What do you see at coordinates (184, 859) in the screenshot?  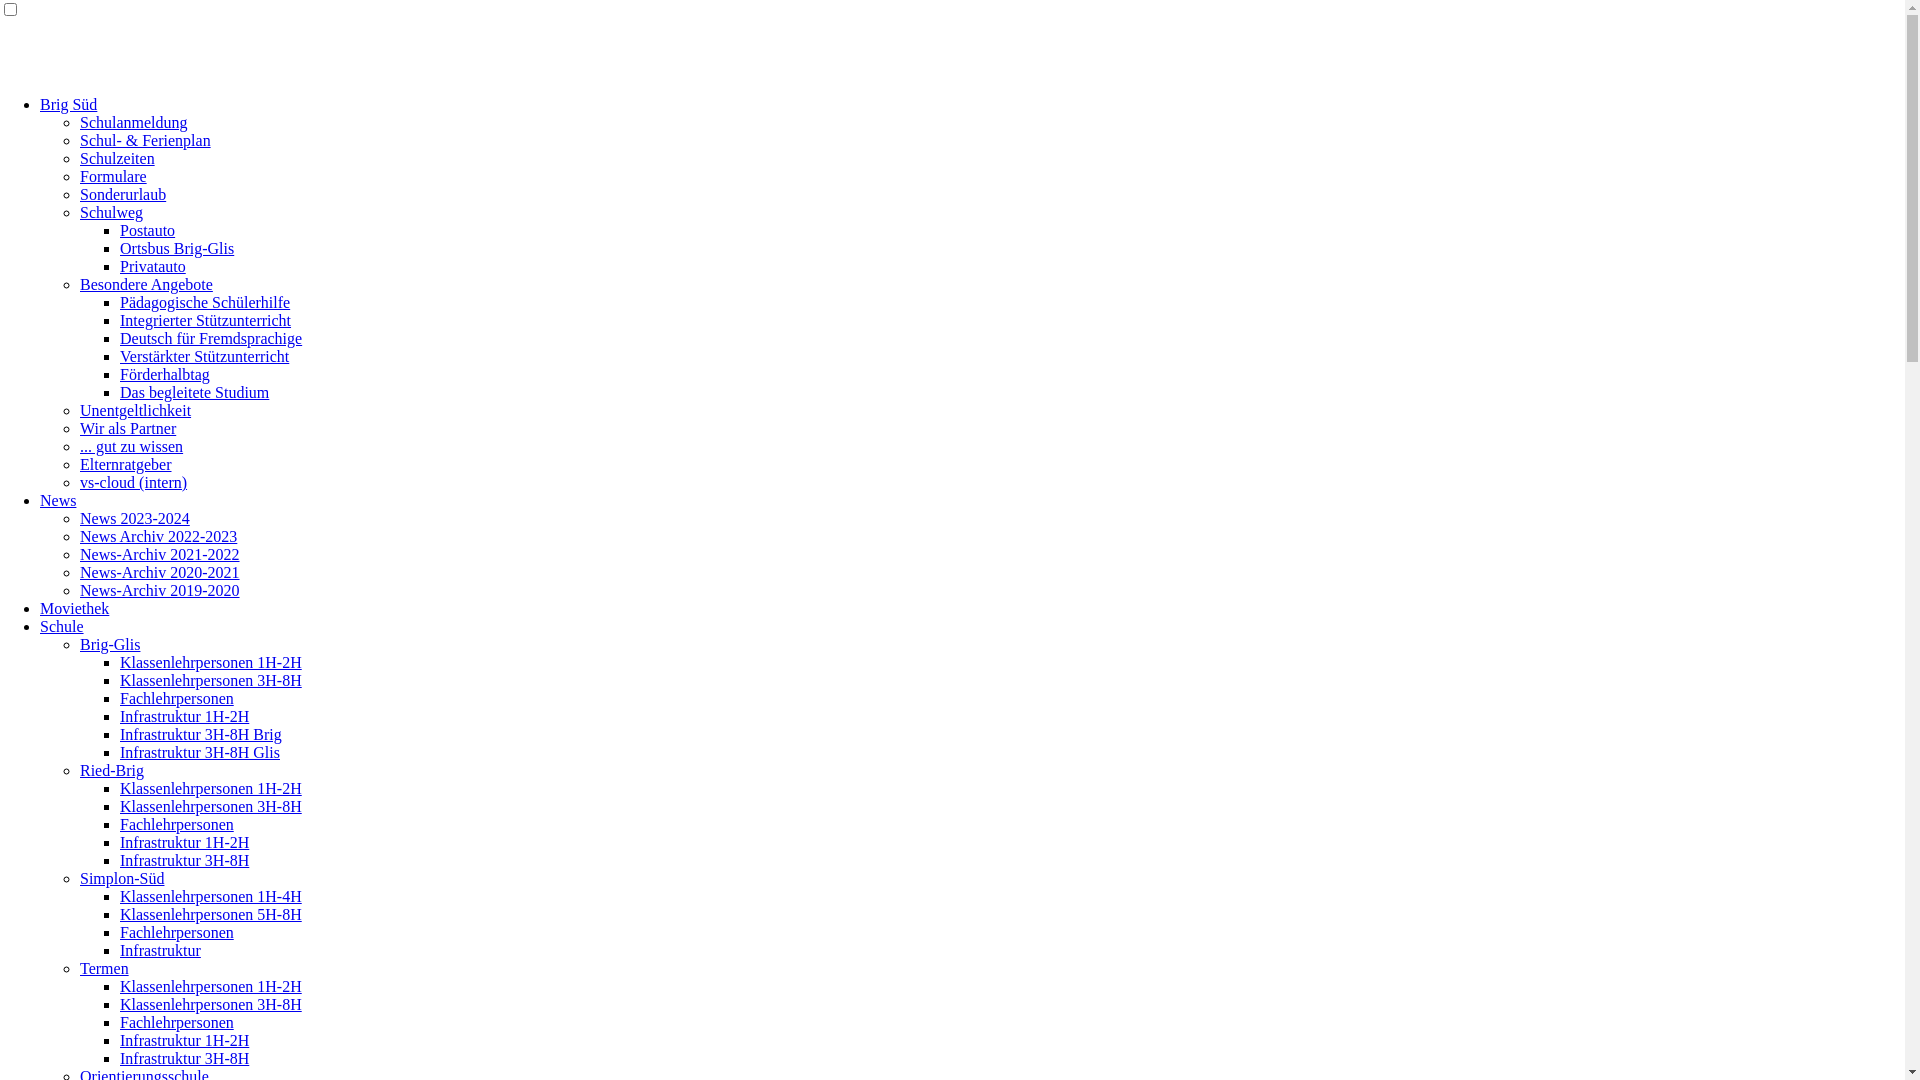 I see `'Infrastruktur 3H-8H'` at bounding box center [184, 859].